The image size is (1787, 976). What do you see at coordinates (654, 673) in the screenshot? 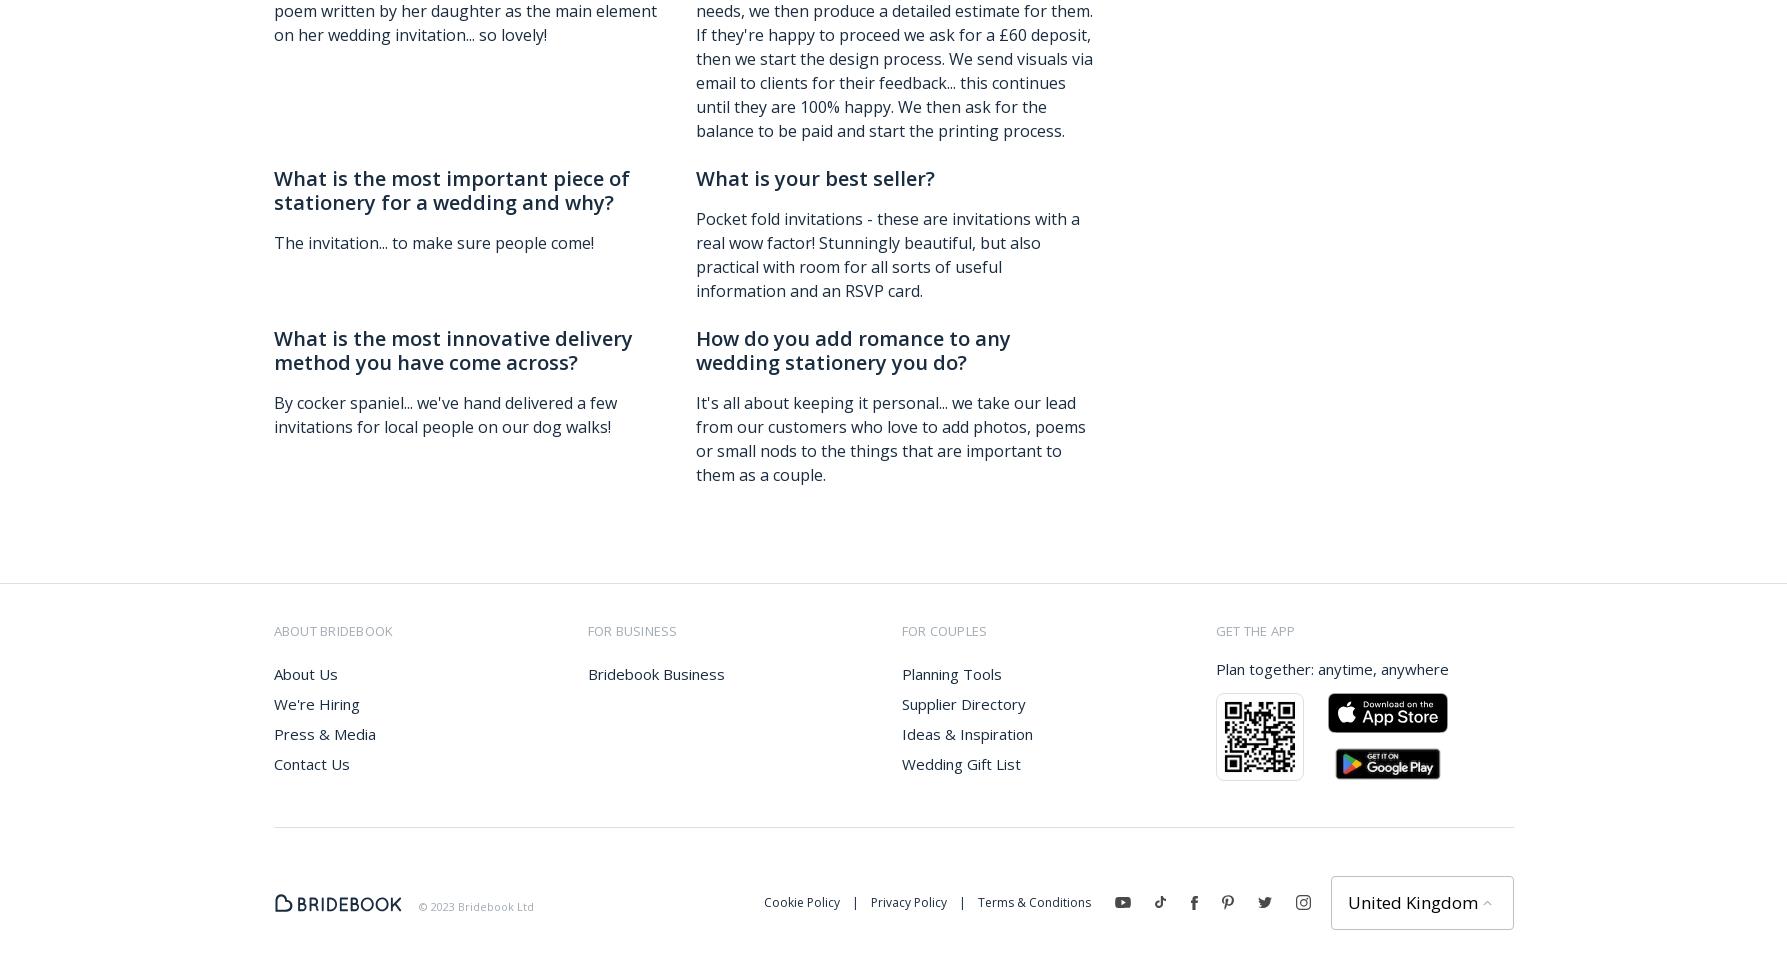
I see `'Bridebook Business'` at bounding box center [654, 673].